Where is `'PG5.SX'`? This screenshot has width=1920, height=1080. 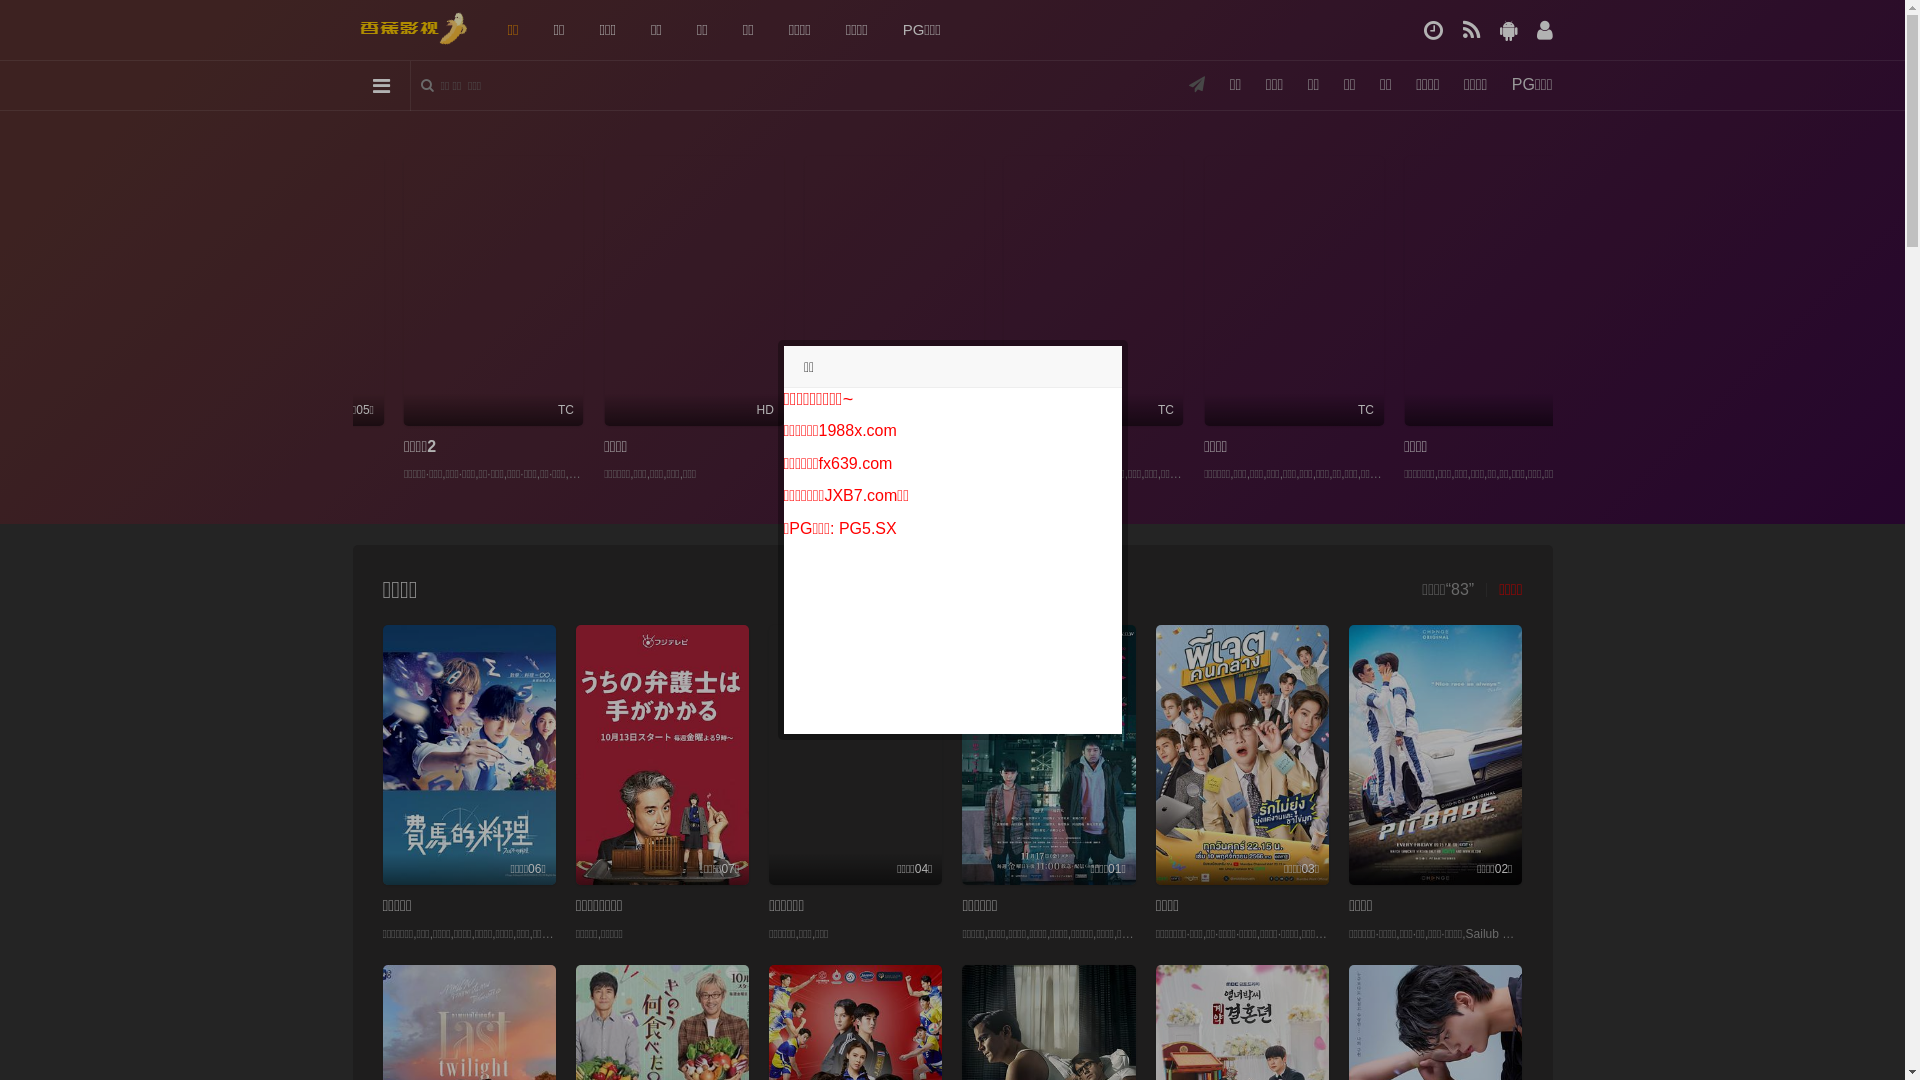 'PG5.SX' is located at coordinates (868, 527).